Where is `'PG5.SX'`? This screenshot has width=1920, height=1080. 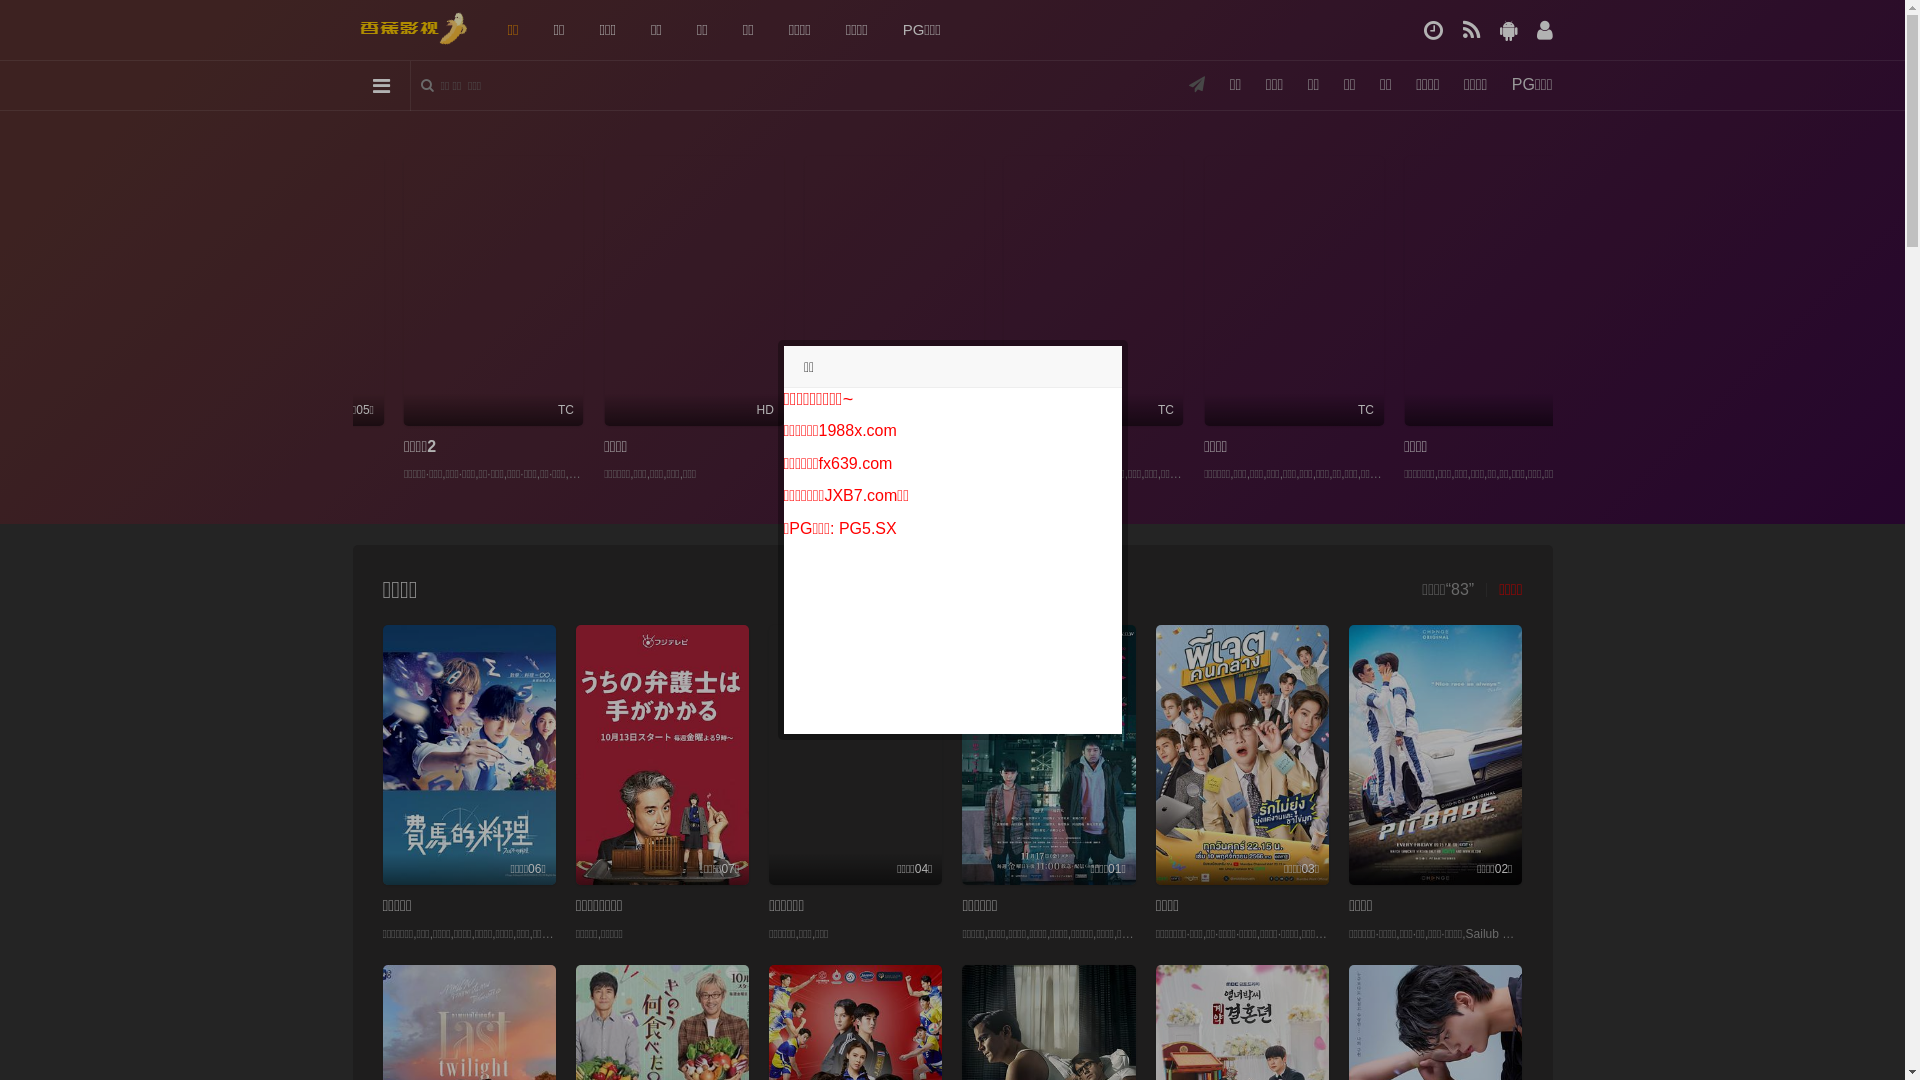 'PG5.SX' is located at coordinates (868, 527).